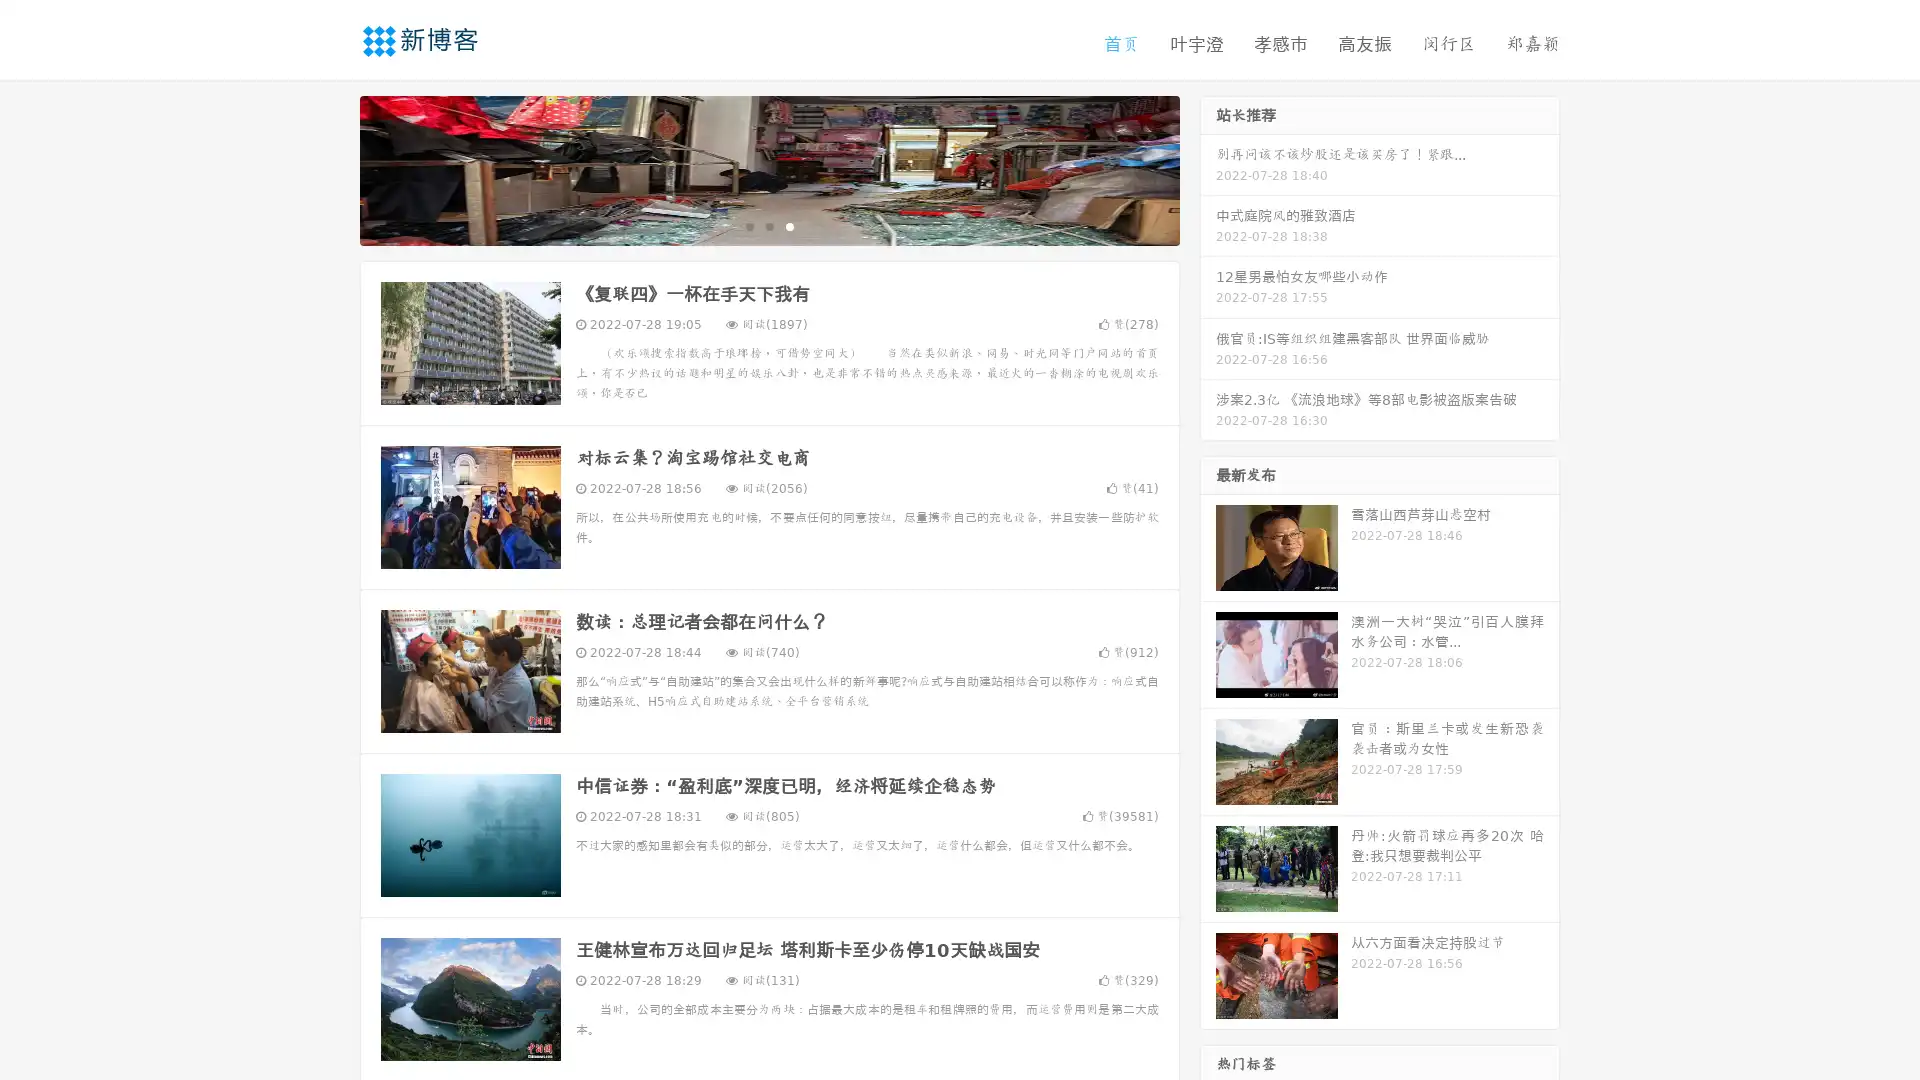 This screenshot has height=1080, width=1920. Describe the element at coordinates (1208, 168) in the screenshot. I see `Next slide` at that location.